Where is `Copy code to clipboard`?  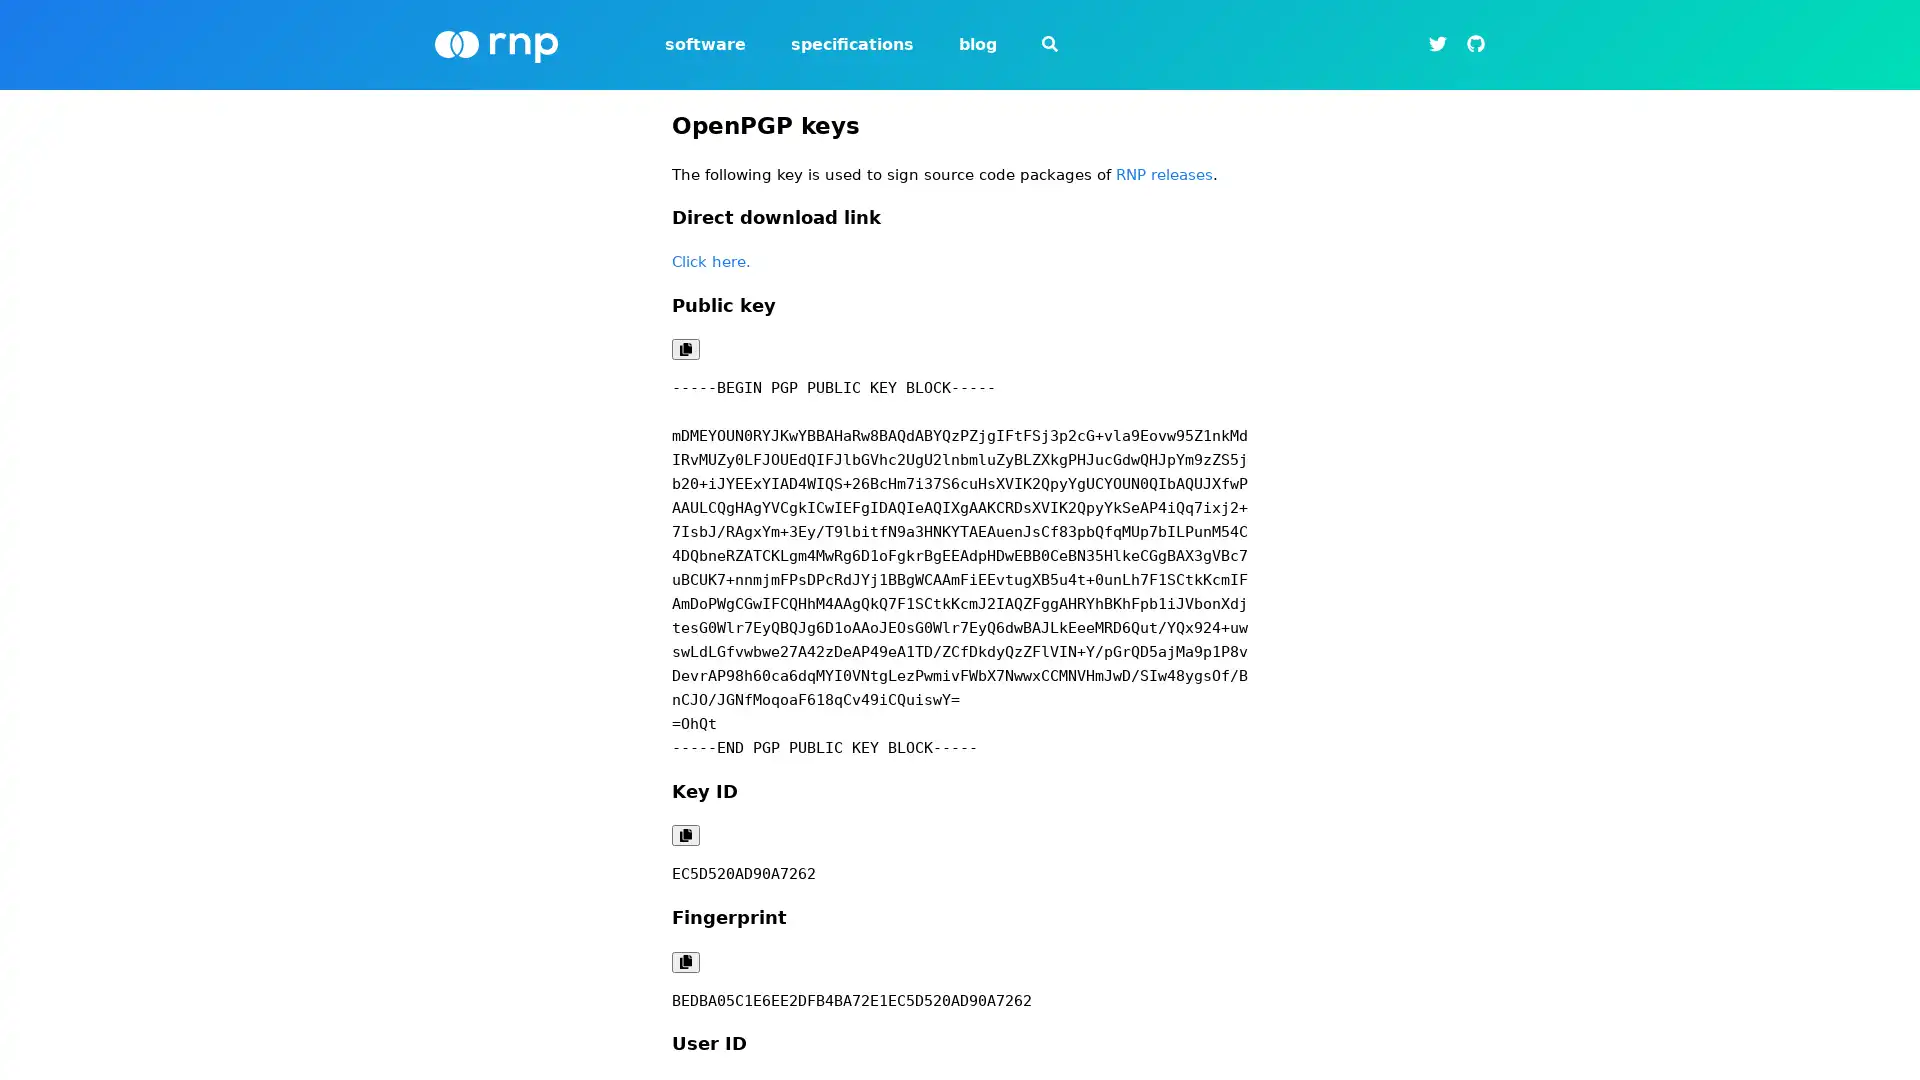 Copy code to clipboard is located at coordinates (685, 960).